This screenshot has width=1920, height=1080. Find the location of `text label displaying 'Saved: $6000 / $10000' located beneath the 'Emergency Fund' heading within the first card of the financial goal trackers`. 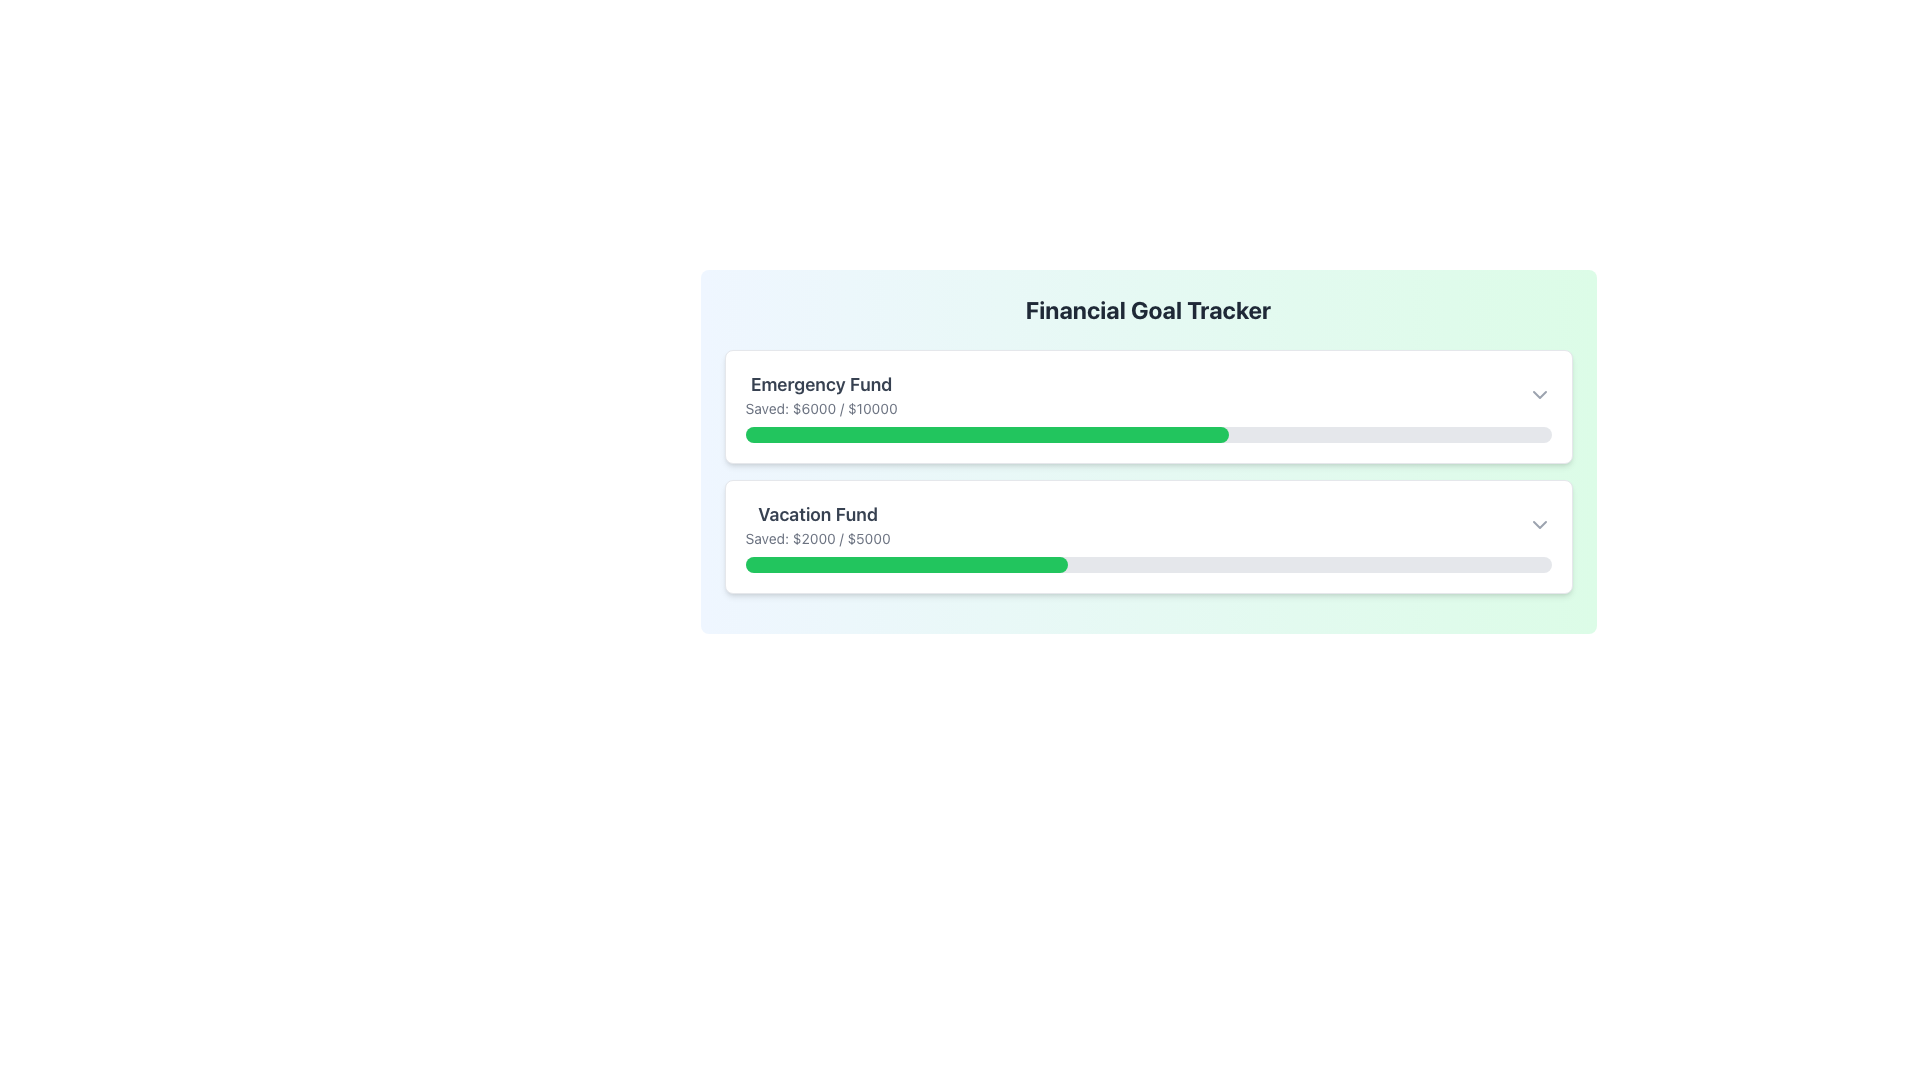

text label displaying 'Saved: $6000 / $10000' located beneath the 'Emergency Fund' heading within the first card of the financial goal trackers is located at coordinates (821, 407).